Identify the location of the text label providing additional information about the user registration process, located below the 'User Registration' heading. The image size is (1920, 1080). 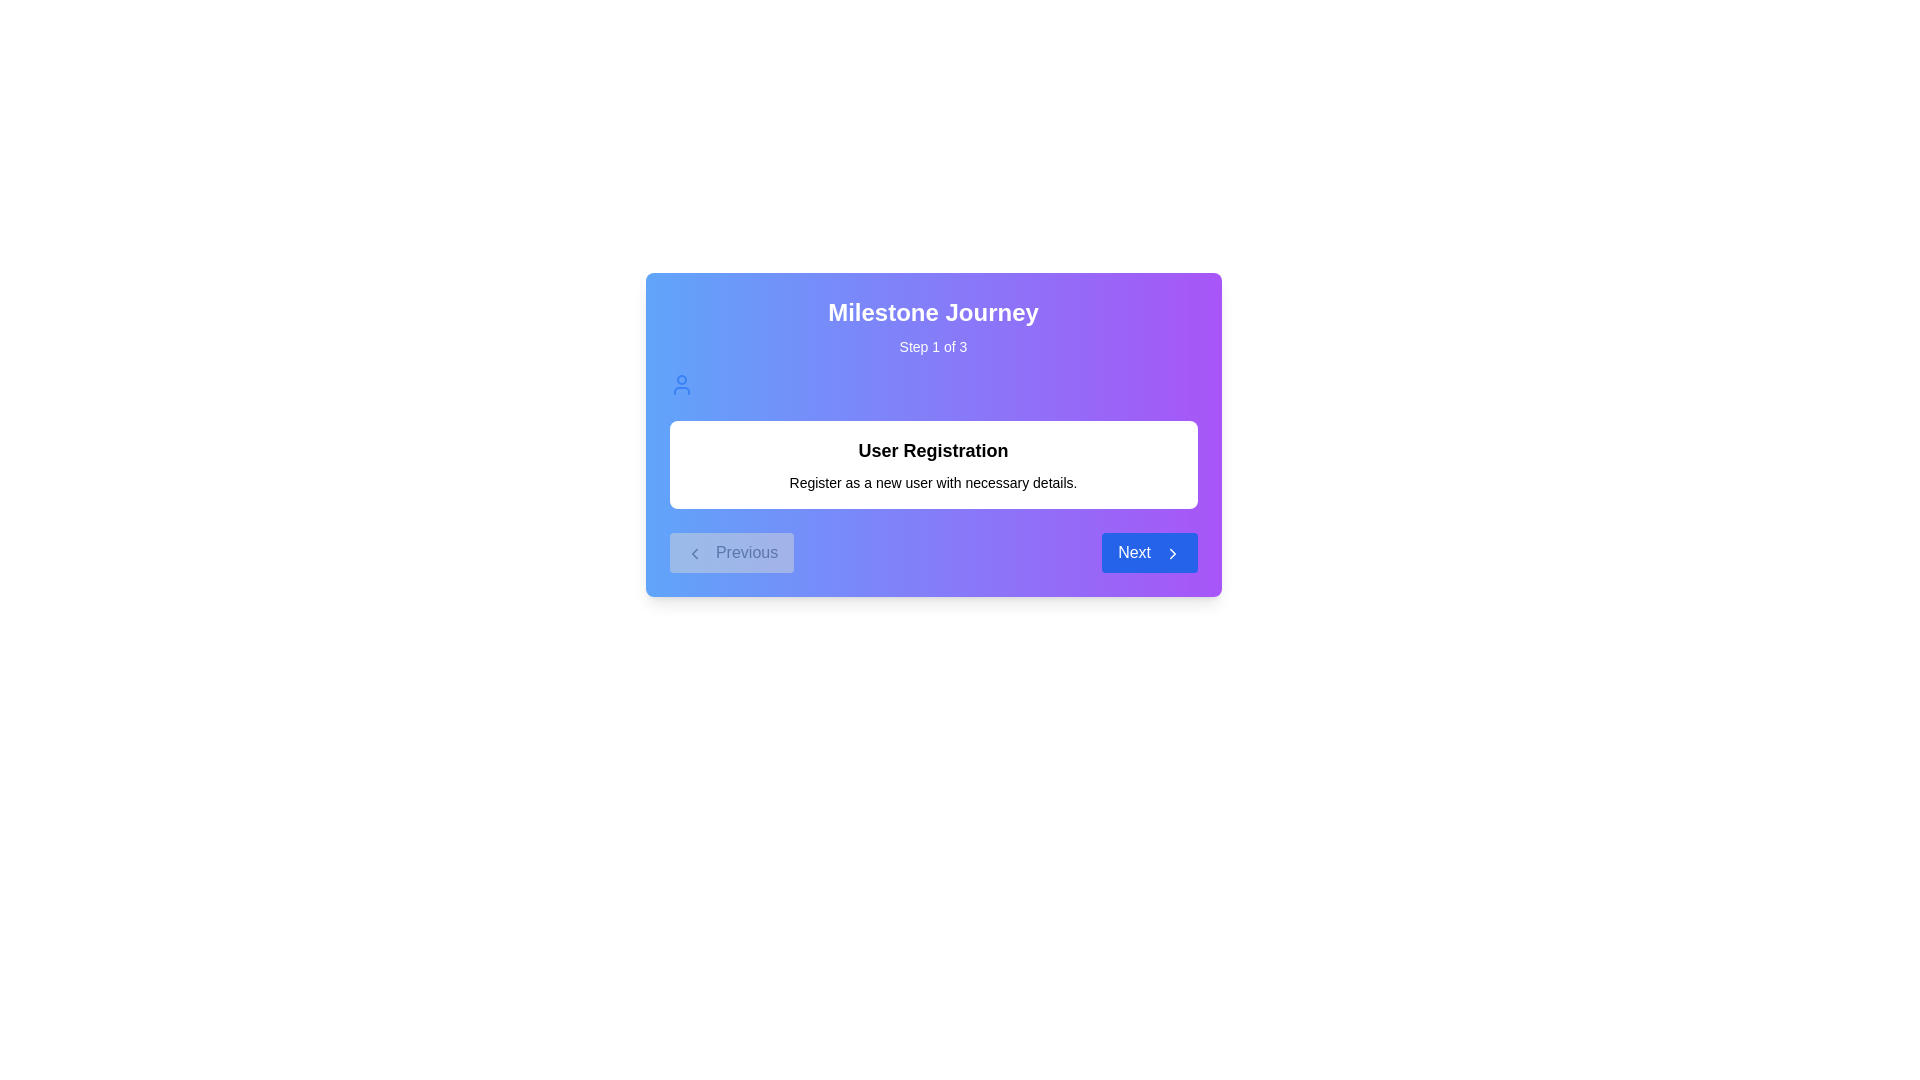
(932, 482).